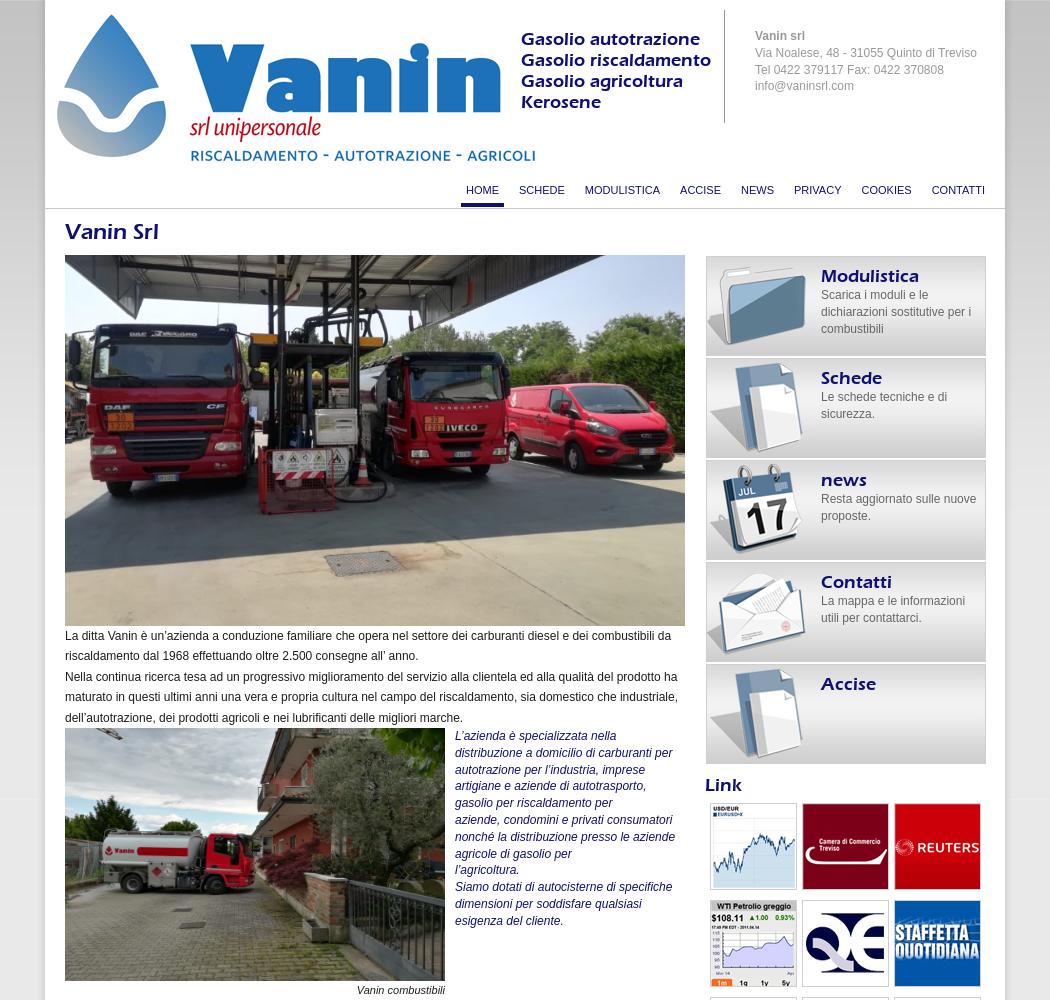 Image resolution: width=1050 pixels, height=1000 pixels. I want to click on 'Tel 0422 379117 Fax: 0422 370808', so click(849, 68).